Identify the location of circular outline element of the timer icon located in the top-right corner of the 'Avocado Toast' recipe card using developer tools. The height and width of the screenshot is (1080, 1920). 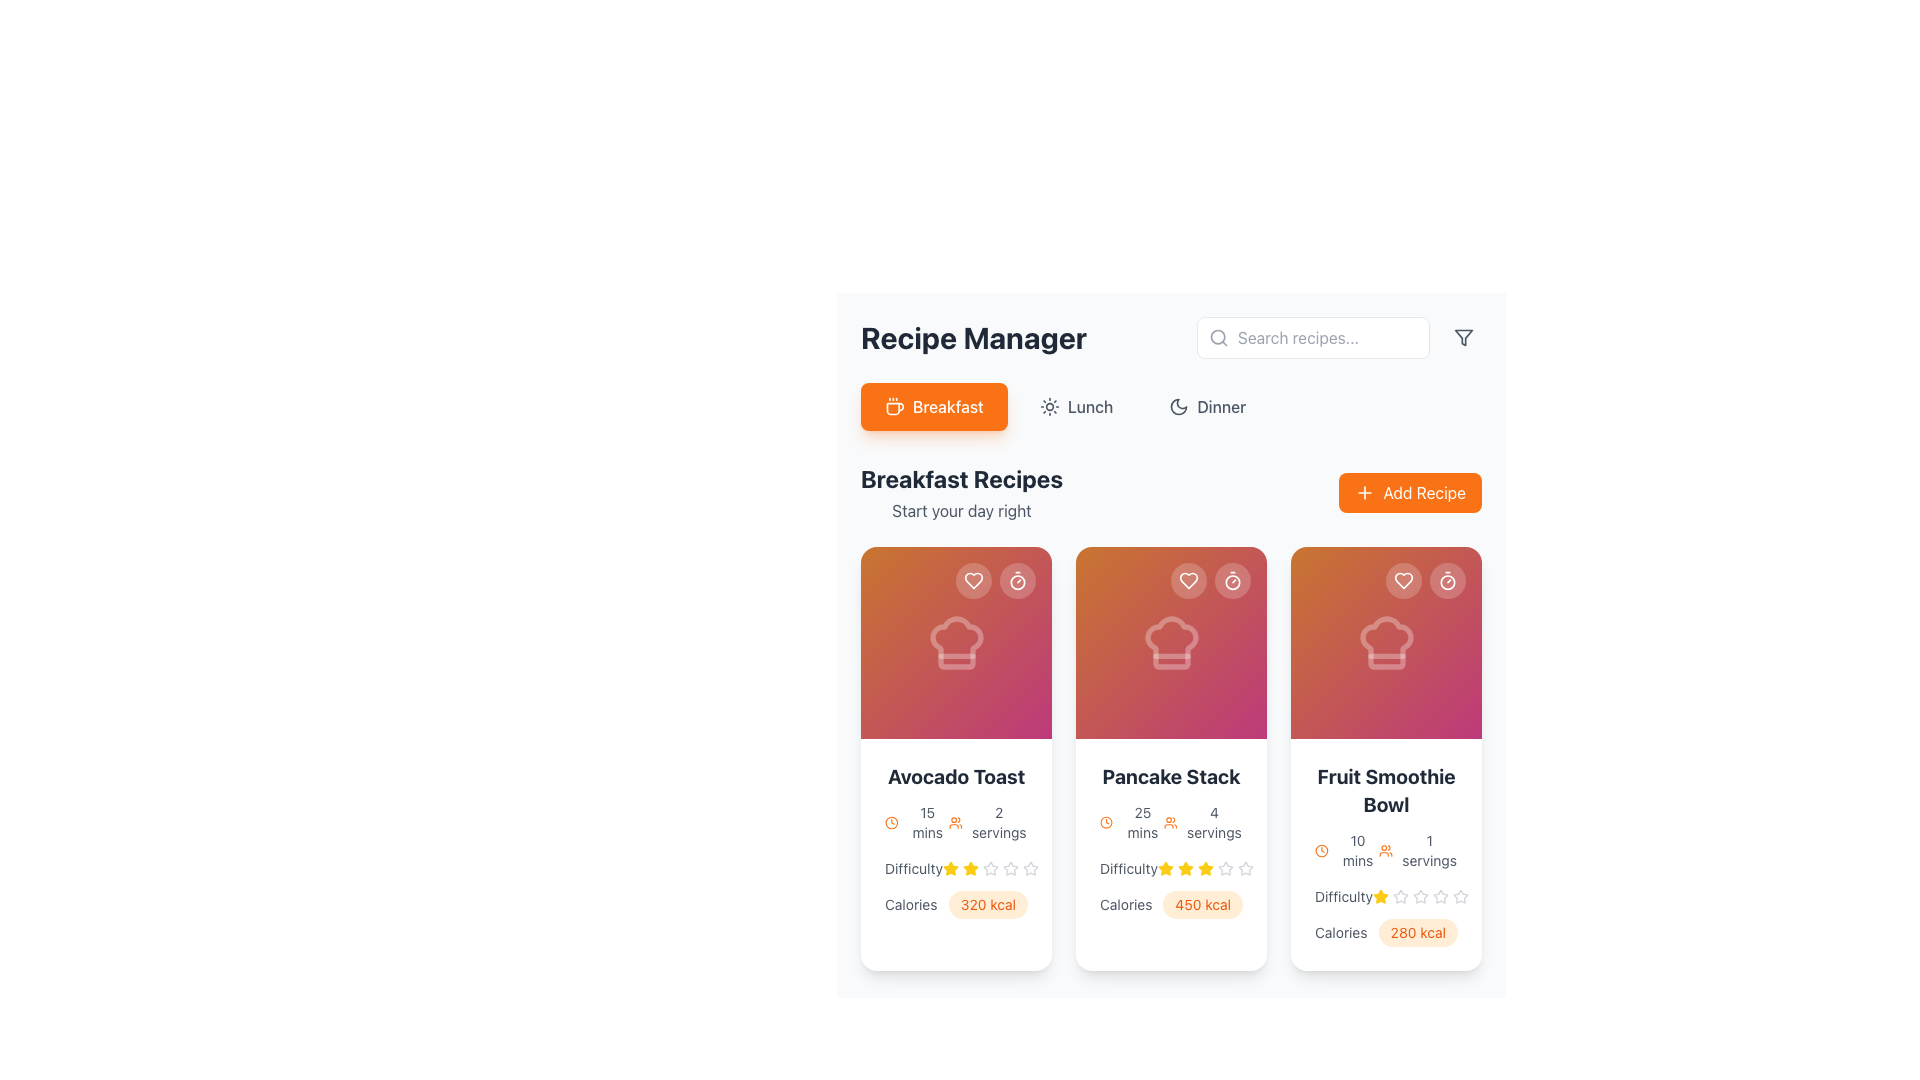
(1017, 582).